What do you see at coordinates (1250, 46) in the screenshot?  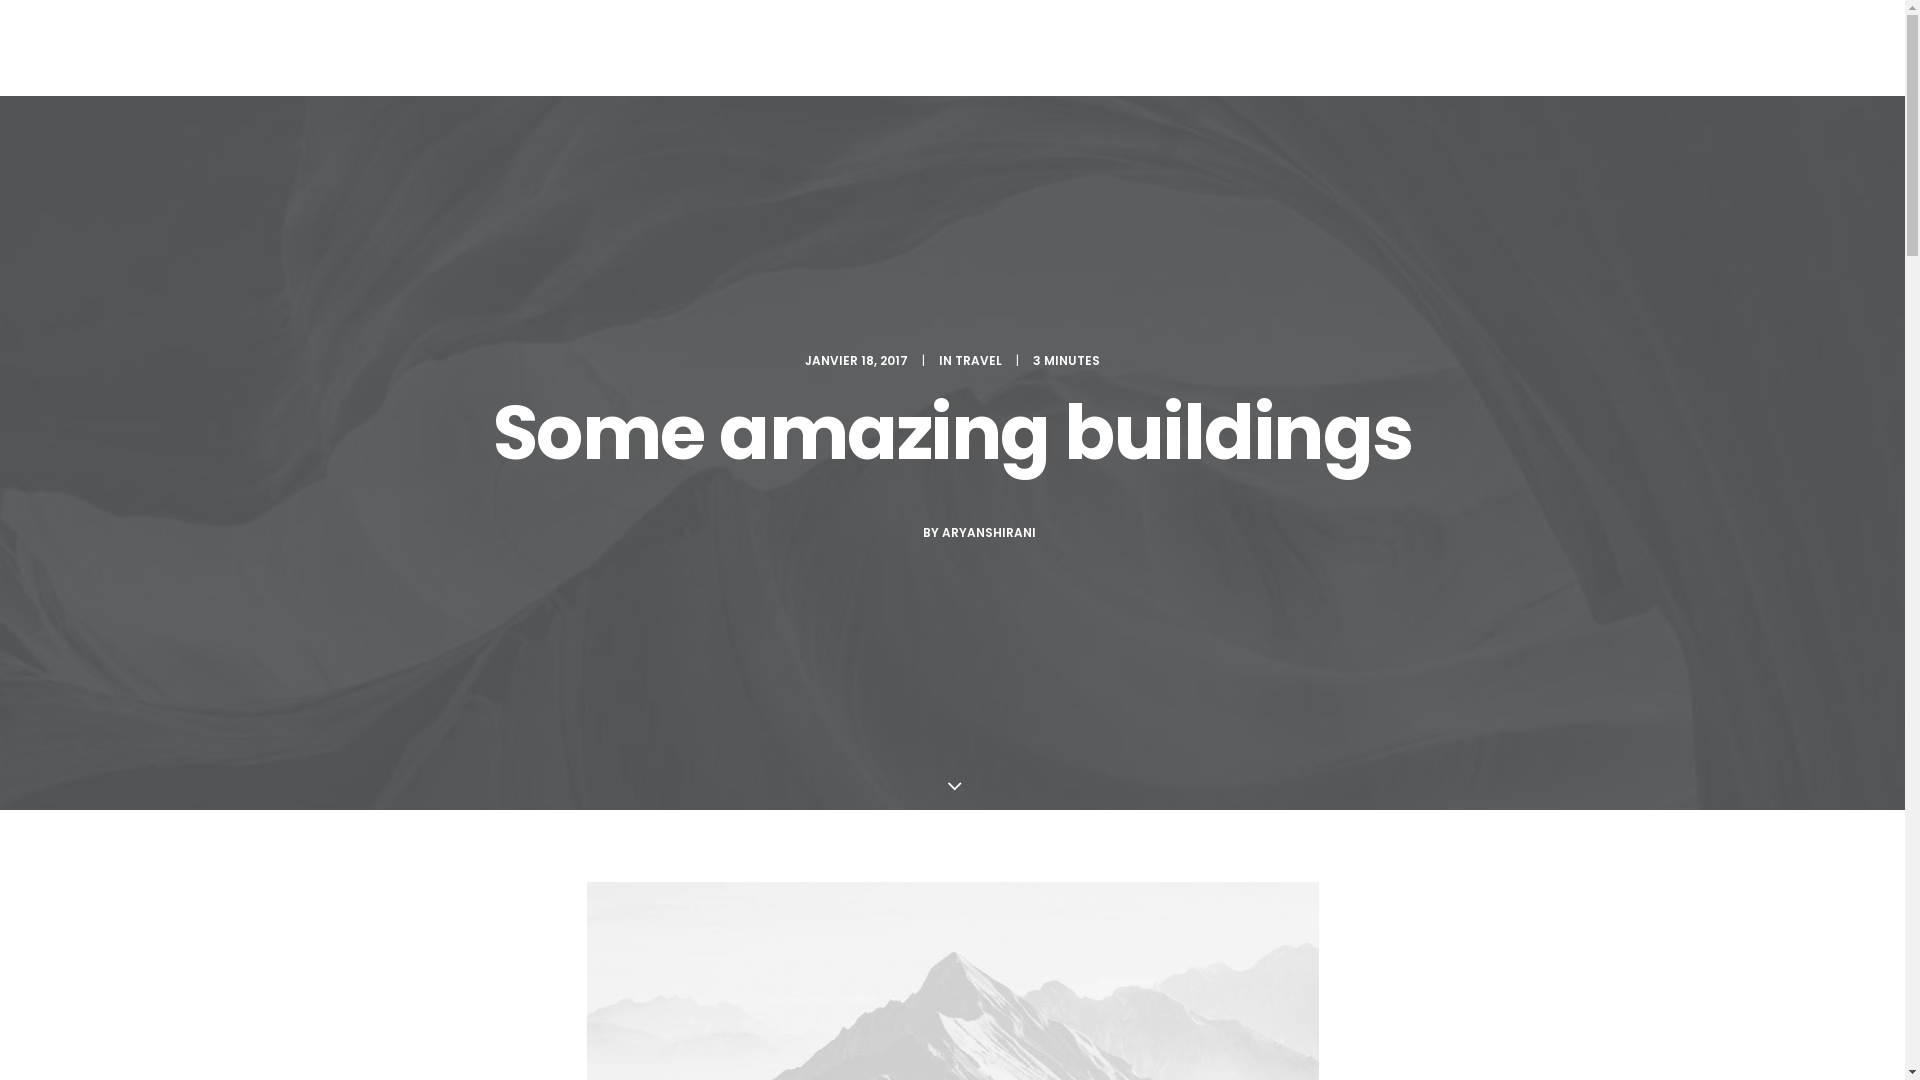 I see `'GALERIE'` at bounding box center [1250, 46].